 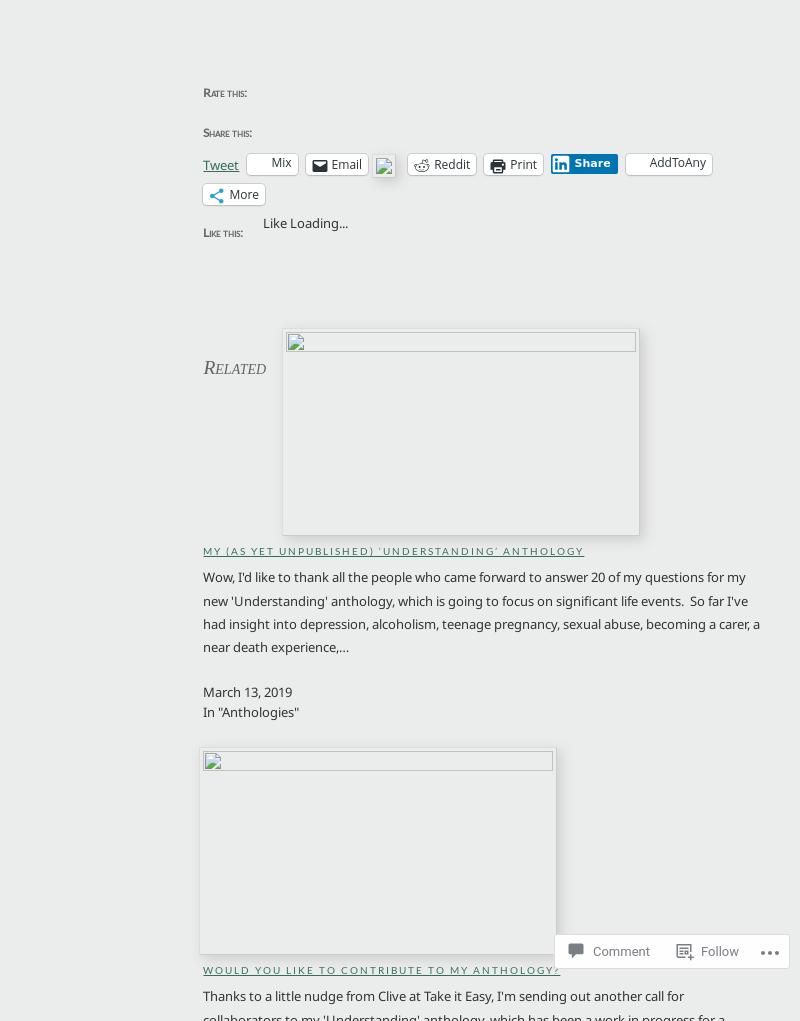 What do you see at coordinates (481, 611) in the screenshot?
I see `'Wow, I'd like to thank all the people who came forward to answer 20 of my questions for my new 'Understanding' anthology, which is going to focus on significant life events.  So far I've had insight into depression, alcoholism, teenage pregnancy, sexual abuse, becoming a carer, a near death experience,…'` at bounding box center [481, 611].